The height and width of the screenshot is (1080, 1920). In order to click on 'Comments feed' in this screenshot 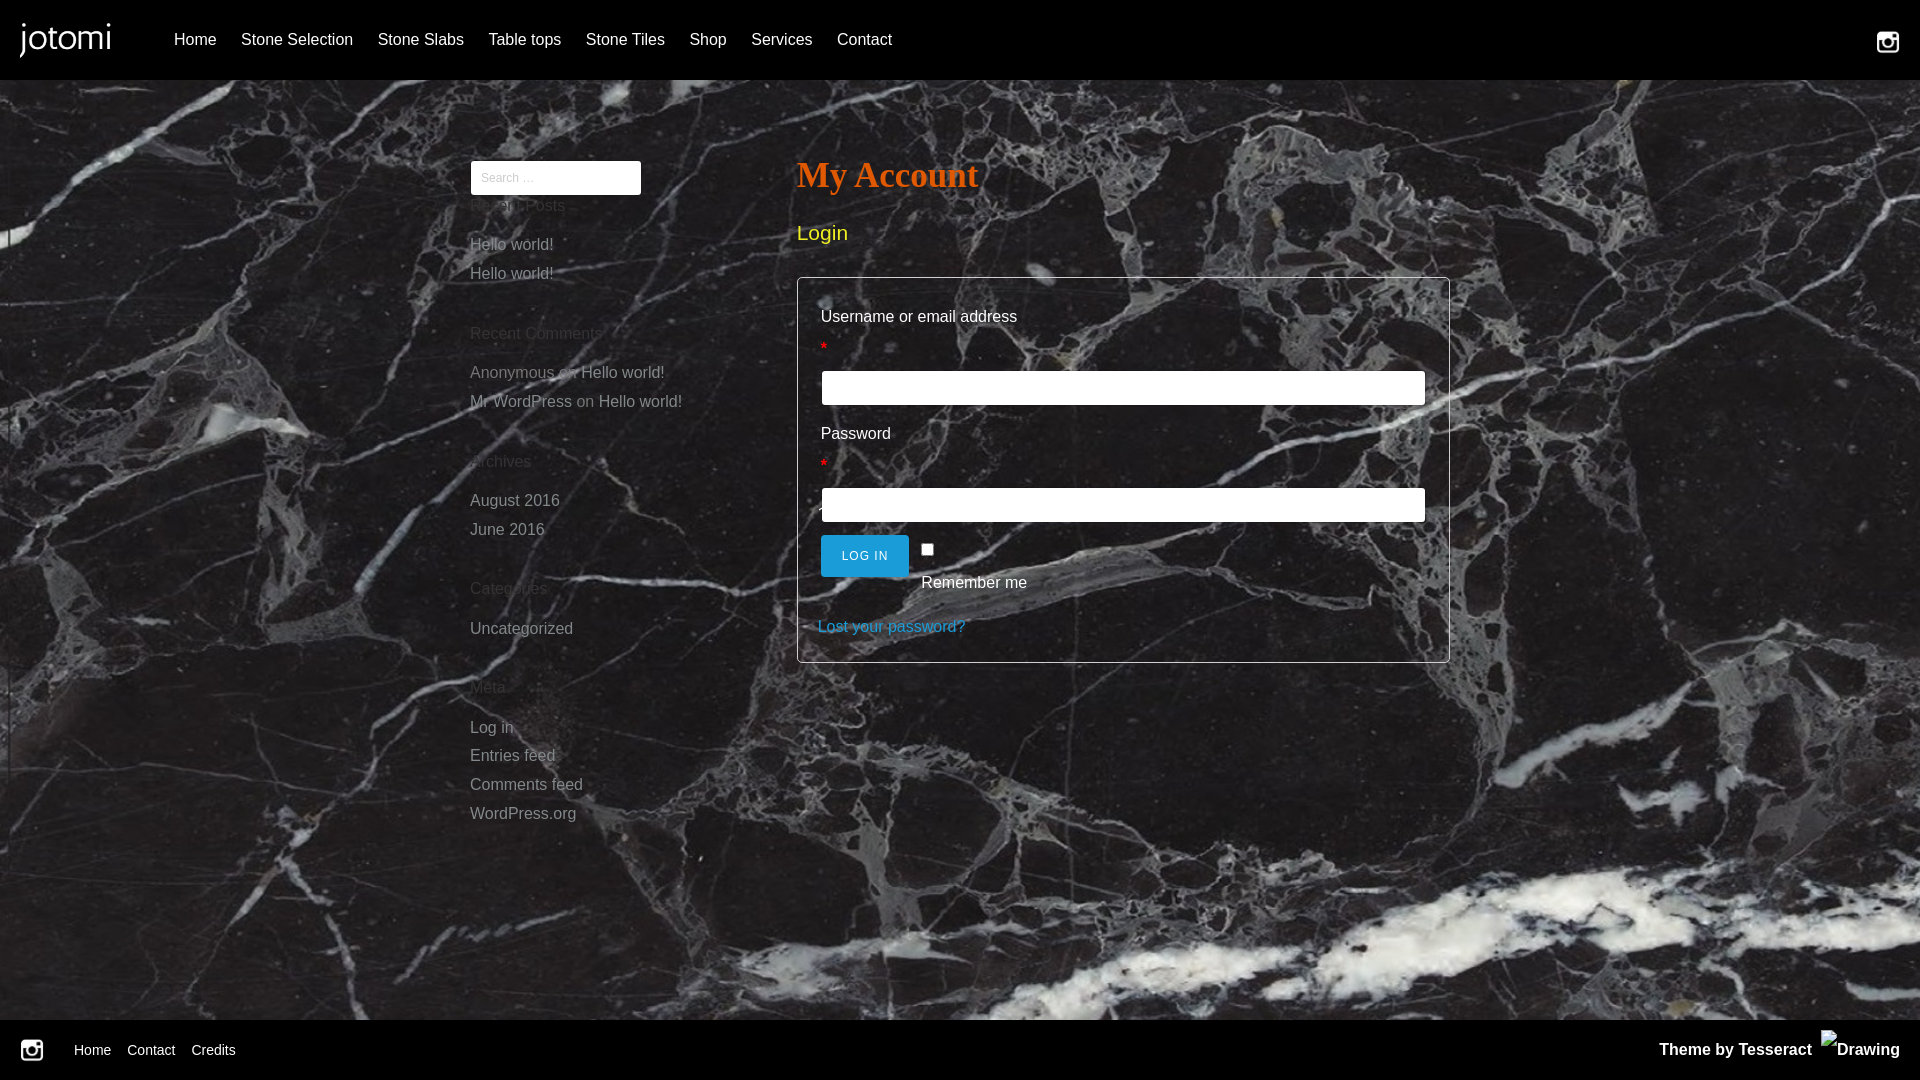, I will do `click(526, 783)`.